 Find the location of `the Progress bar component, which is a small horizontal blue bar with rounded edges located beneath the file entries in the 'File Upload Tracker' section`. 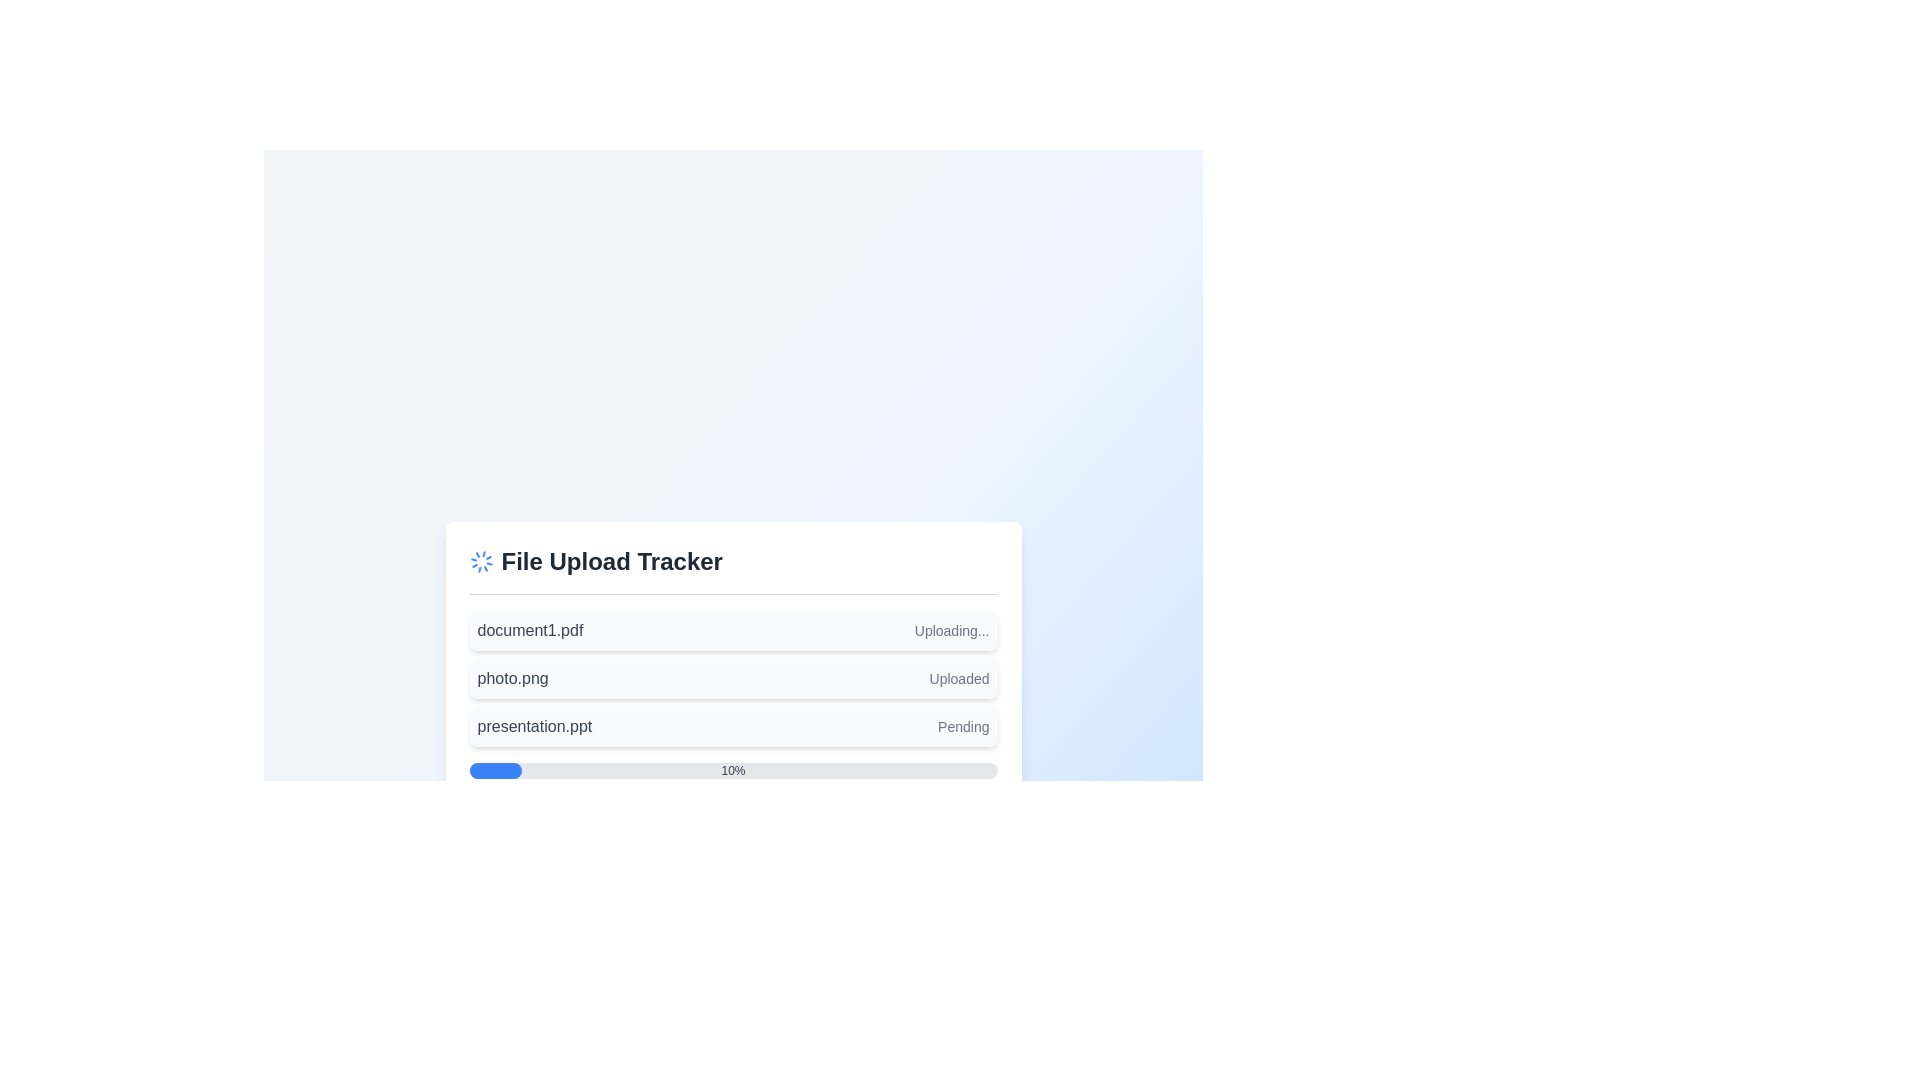

the Progress bar component, which is a small horizontal blue bar with rounded edges located beneath the file entries in the 'File Upload Tracker' section is located at coordinates (495, 769).